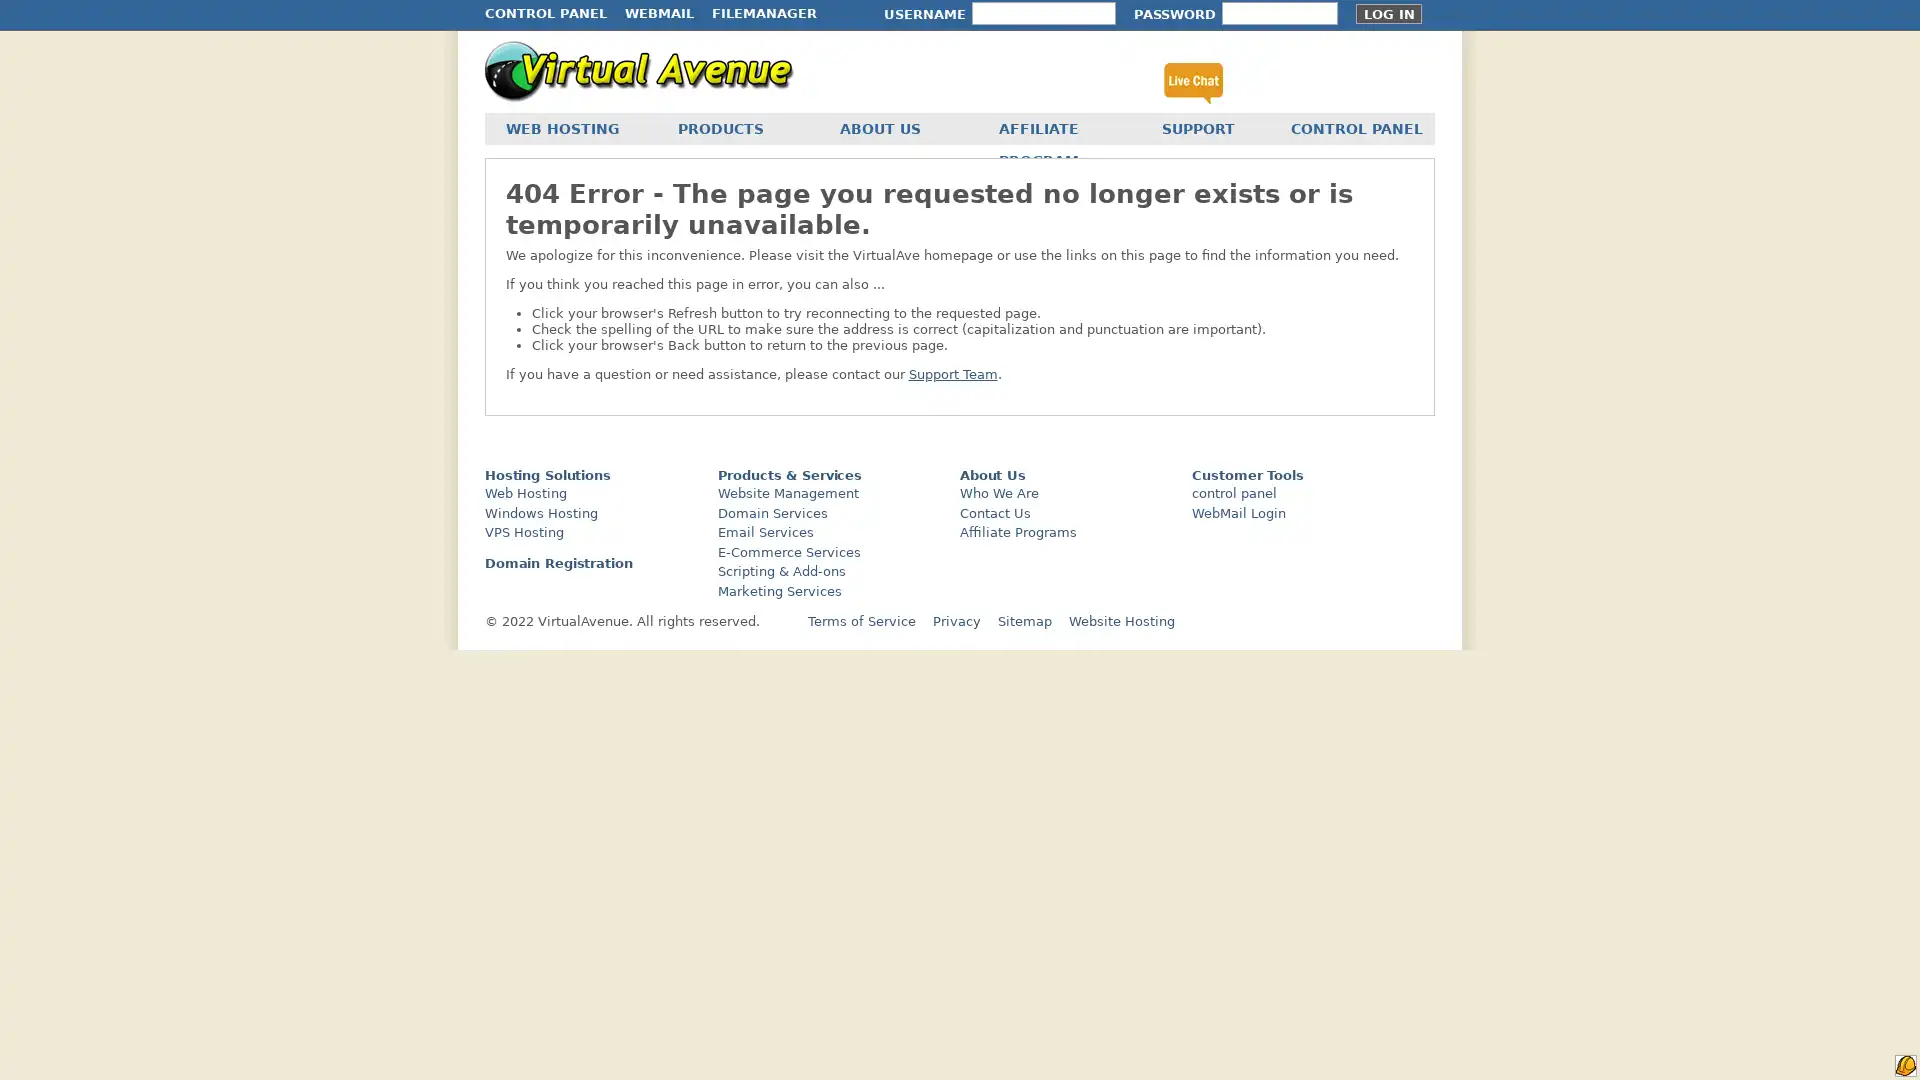  I want to click on Cookies Settings, so click(203, 1002).